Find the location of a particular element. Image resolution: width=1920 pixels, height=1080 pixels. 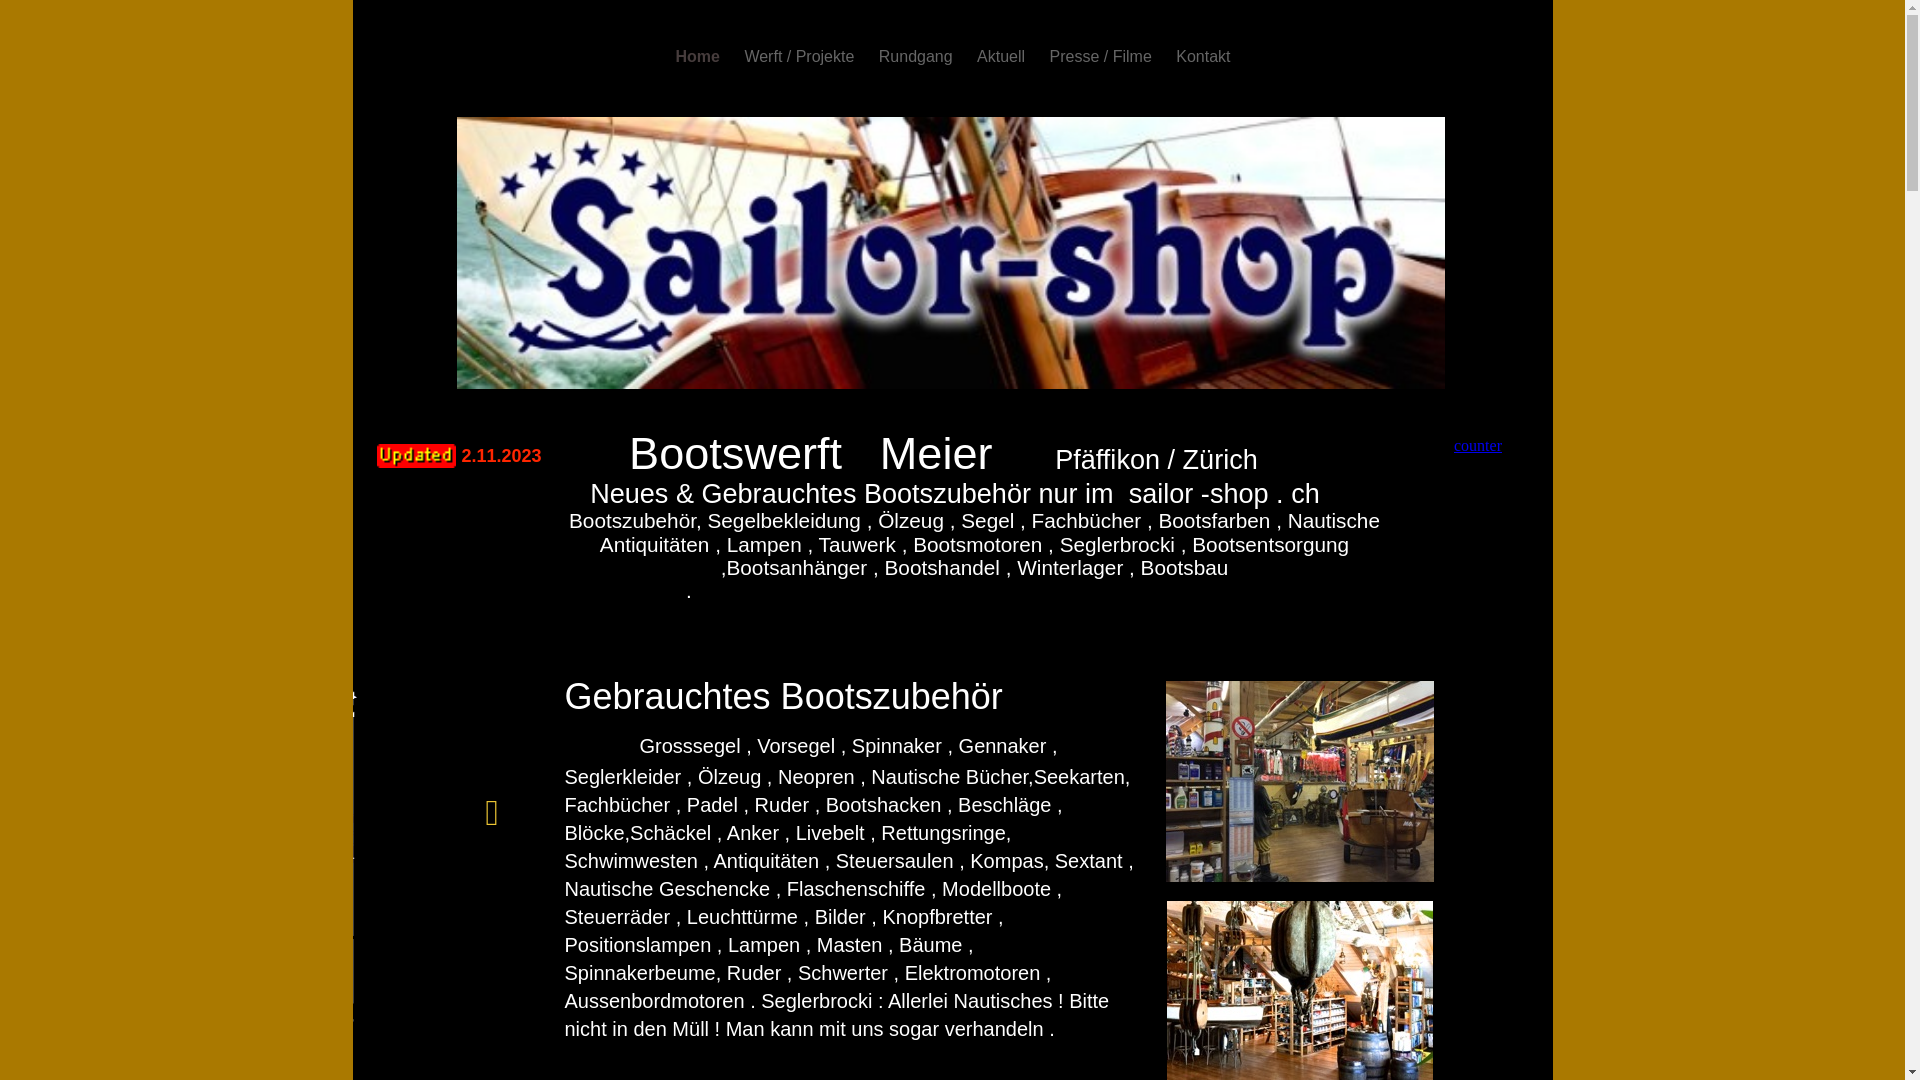

'Kontakt' is located at coordinates (1202, 55).